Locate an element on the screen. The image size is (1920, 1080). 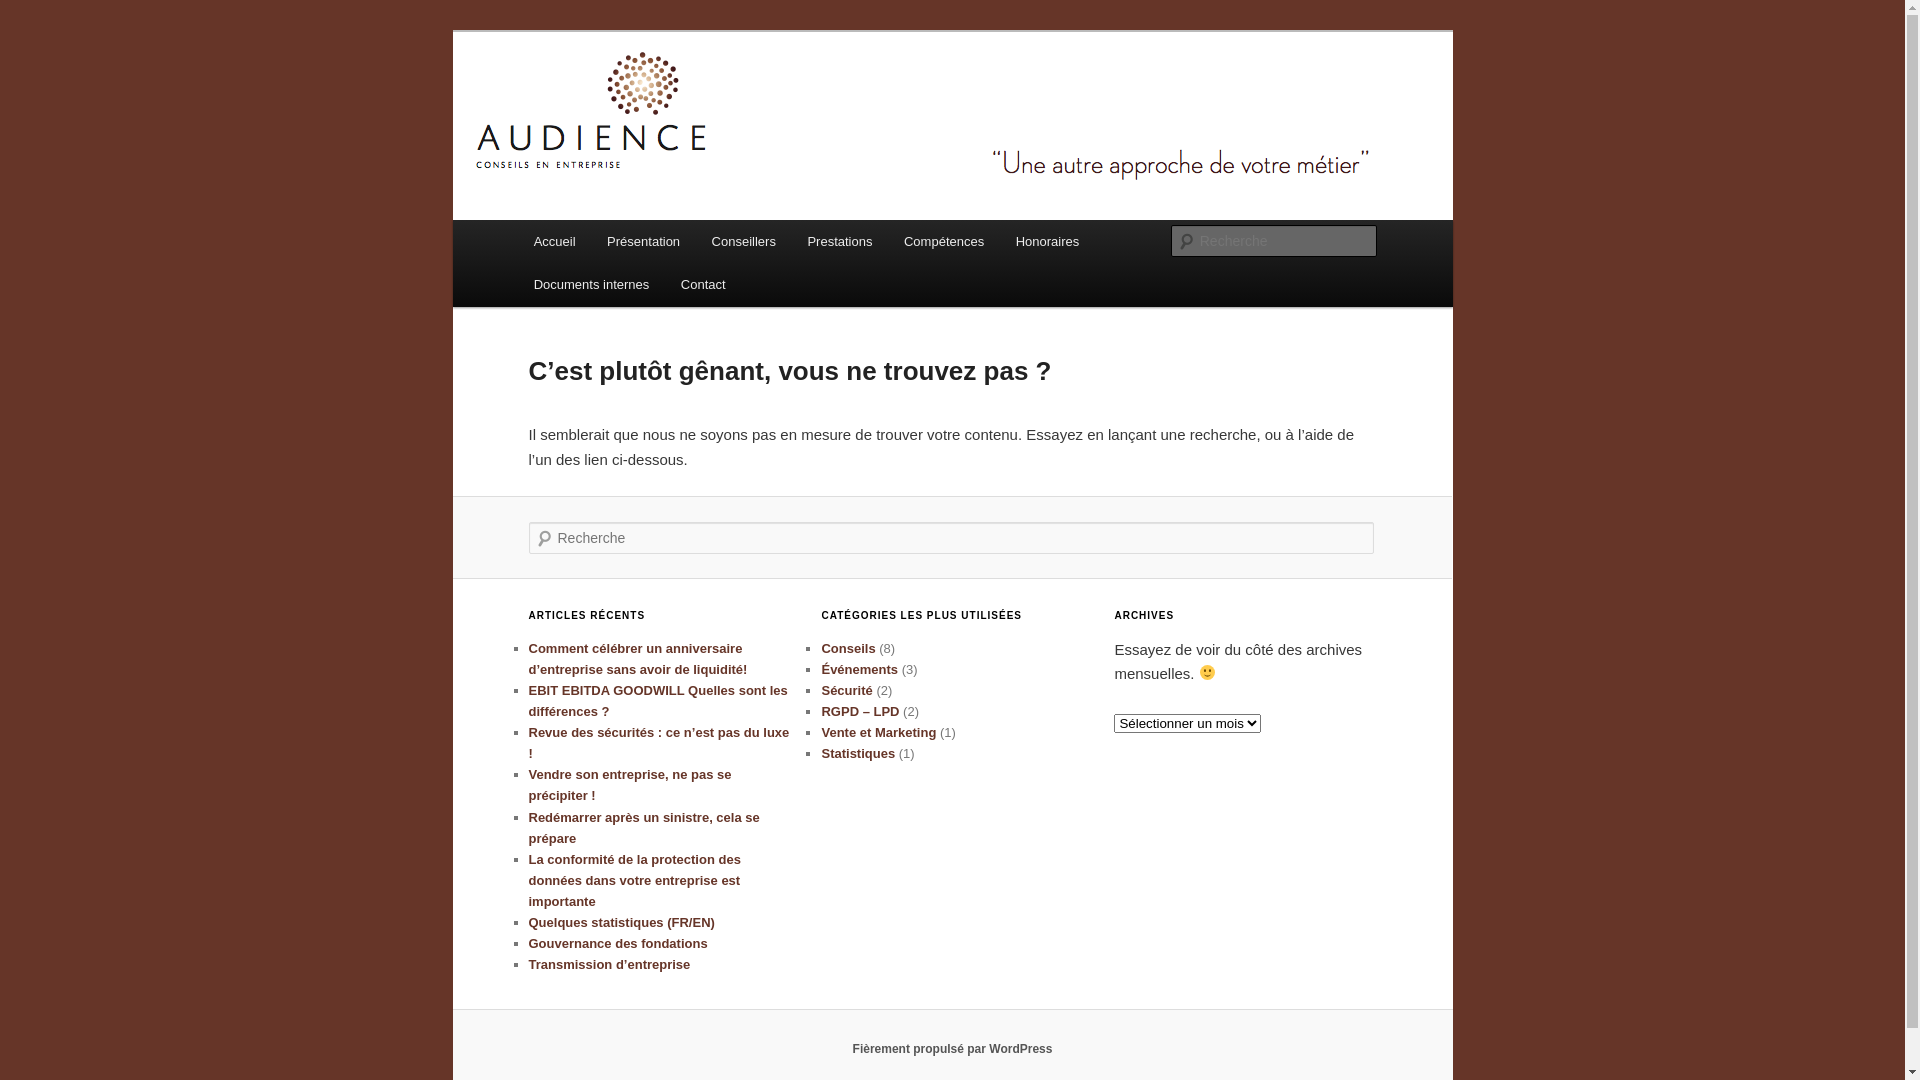
'Documents internes' is located at coordinates (590, 284).